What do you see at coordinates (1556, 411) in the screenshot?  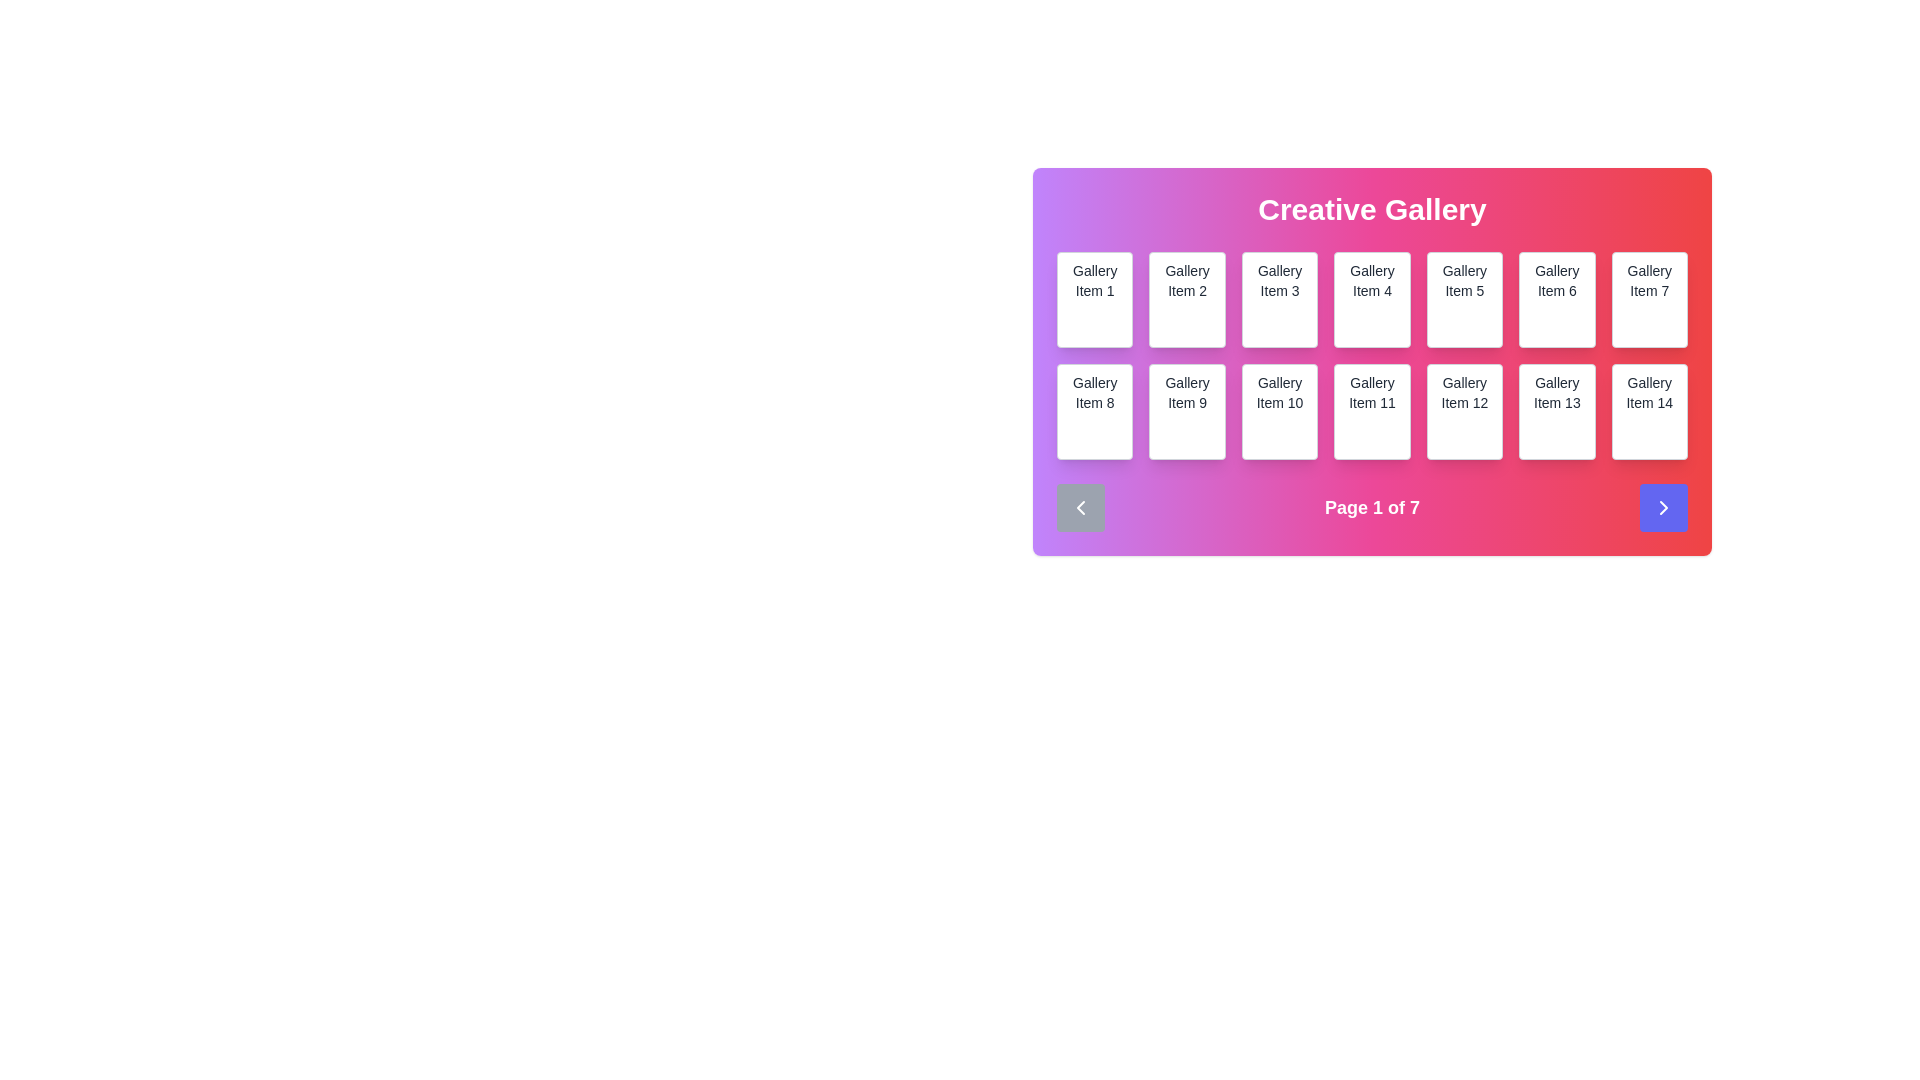 I see `the static display card located in the second row, sixth column of the grid that visually represents an item in a gallery` at bounding box center [1556, 411].